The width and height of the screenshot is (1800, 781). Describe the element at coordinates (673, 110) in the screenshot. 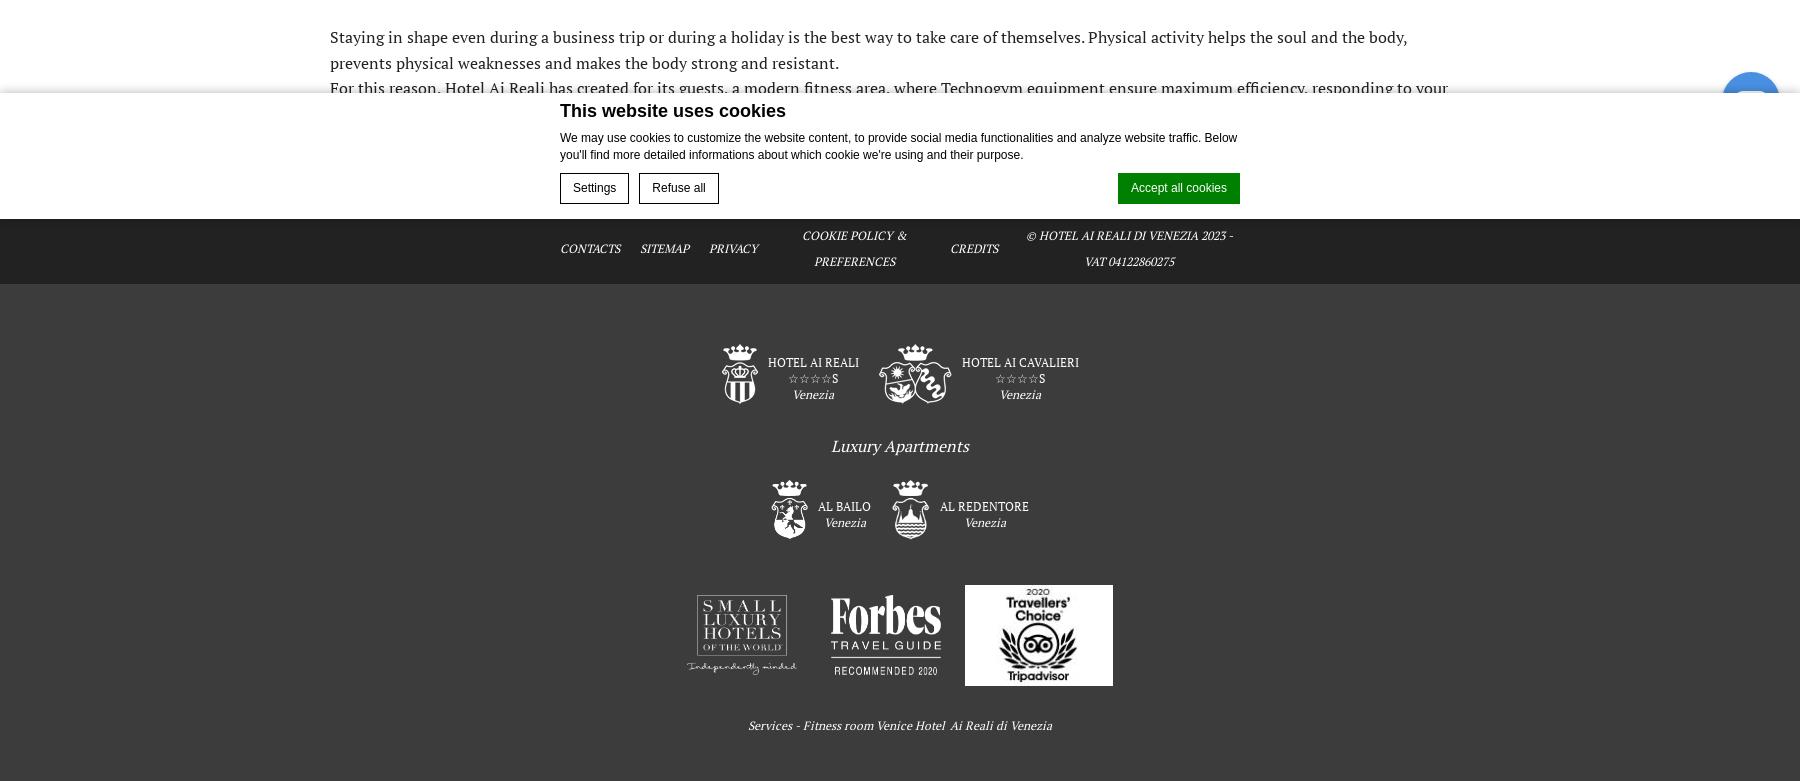

I see `'This website uses cookies'` at that location.